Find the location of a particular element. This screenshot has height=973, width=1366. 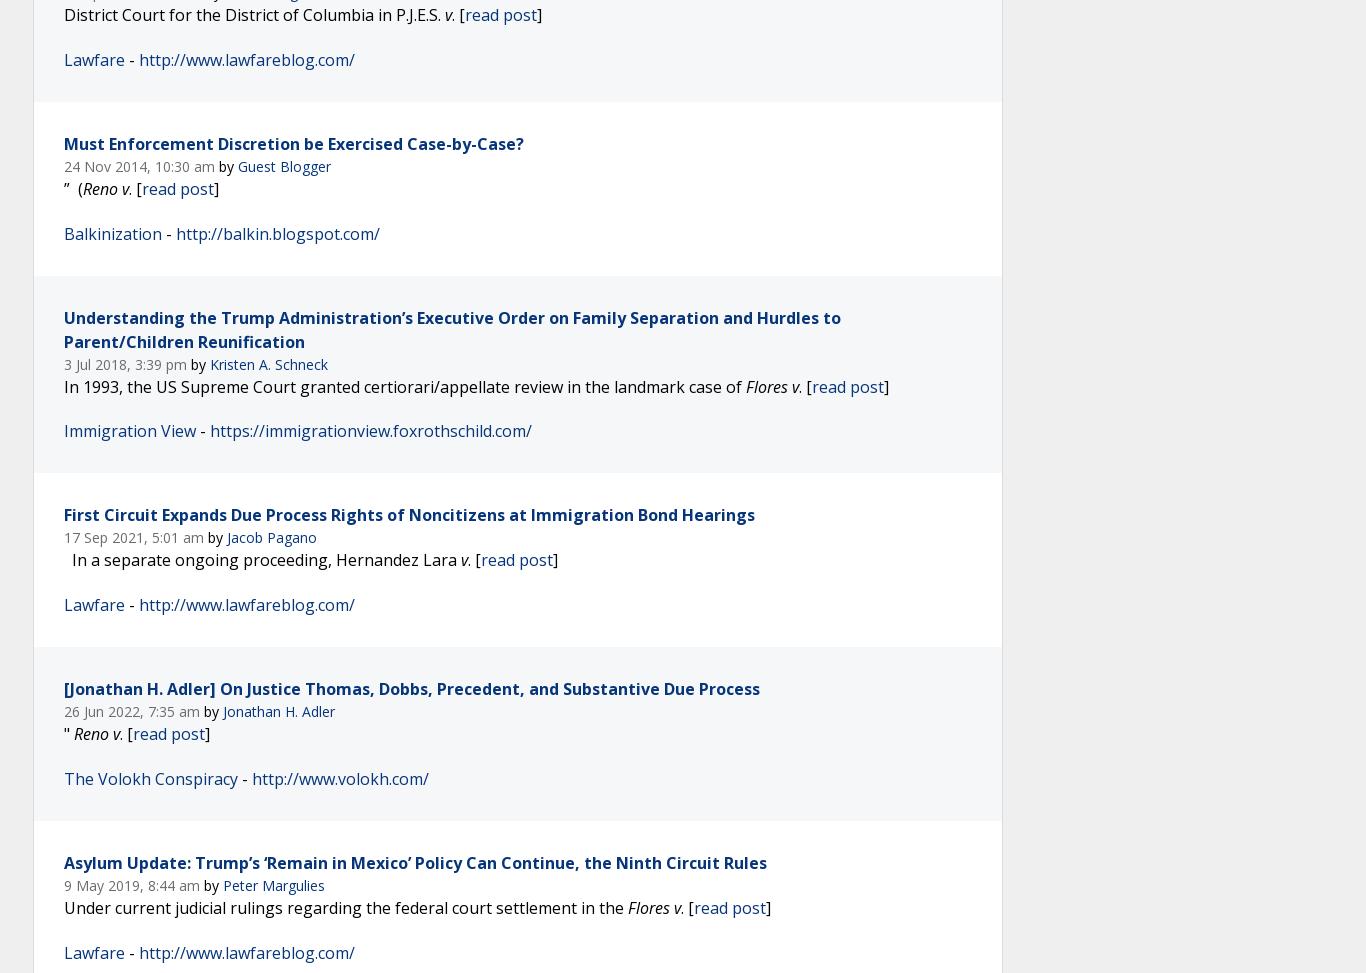

'Must Enforcement Discretion be Exercised Case-by-Case?' is located at coordinates (293, 143).